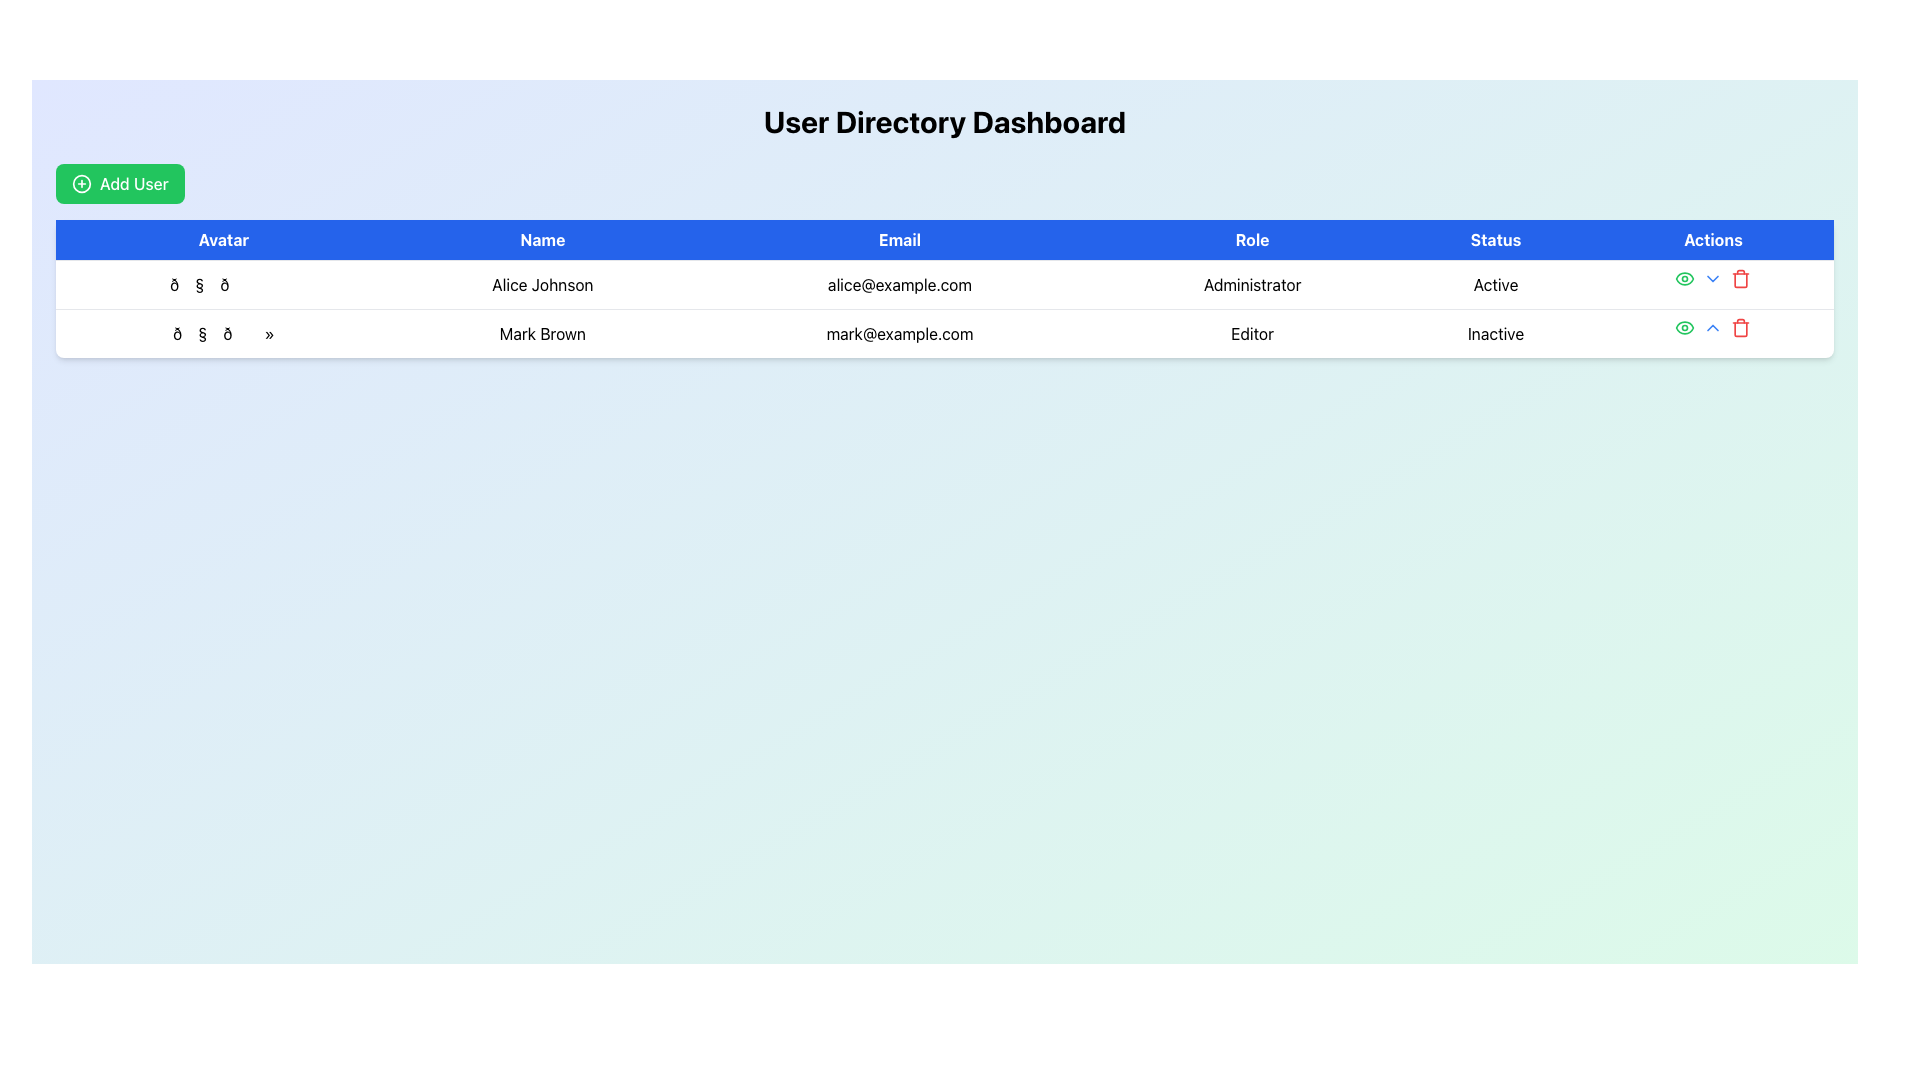 Image resolution: width=1920 pixels, height=1080 pixels. What do you see at coordinates (80, 184) in the screenshot?
I see `the 'Add User' button located at the top left of the page to initiate the action of adding a new user` at bounding box center [80, 184].